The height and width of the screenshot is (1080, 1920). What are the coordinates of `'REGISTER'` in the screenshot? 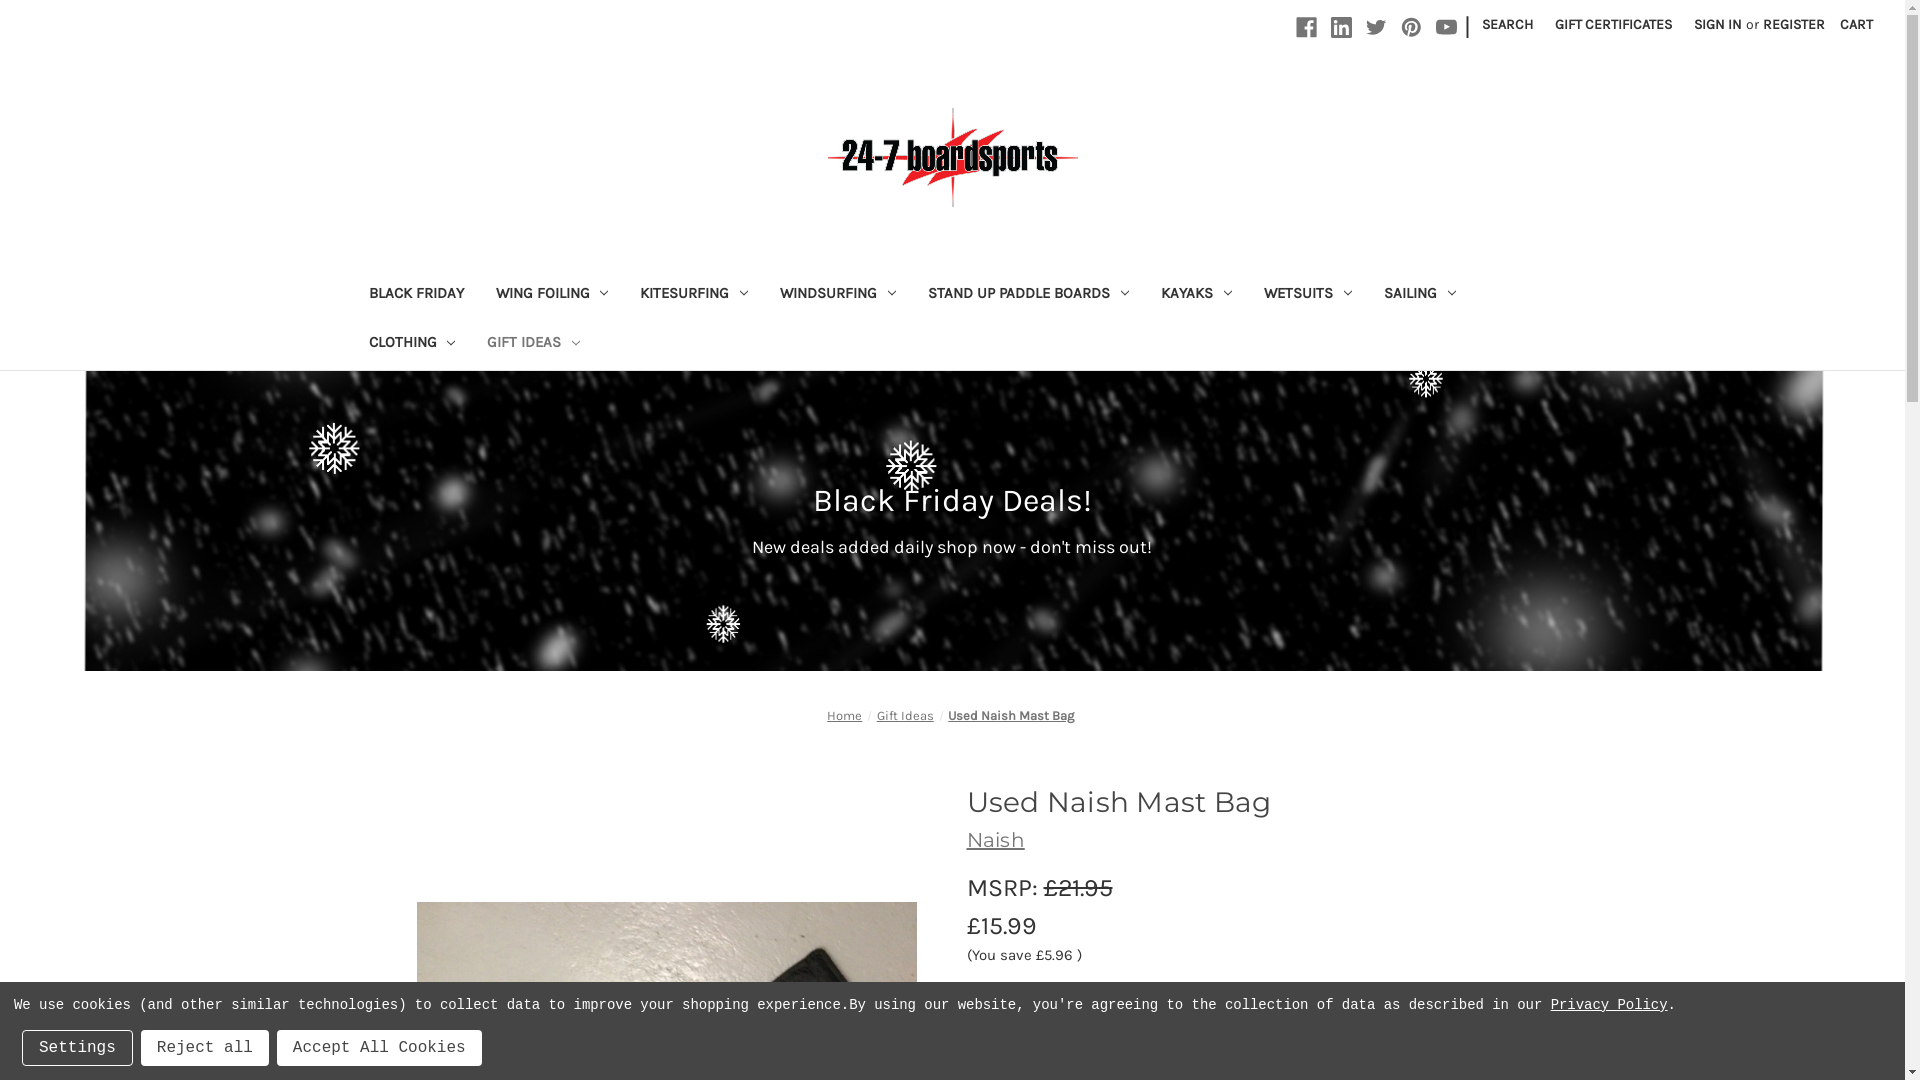 It's located at (1794, 24).